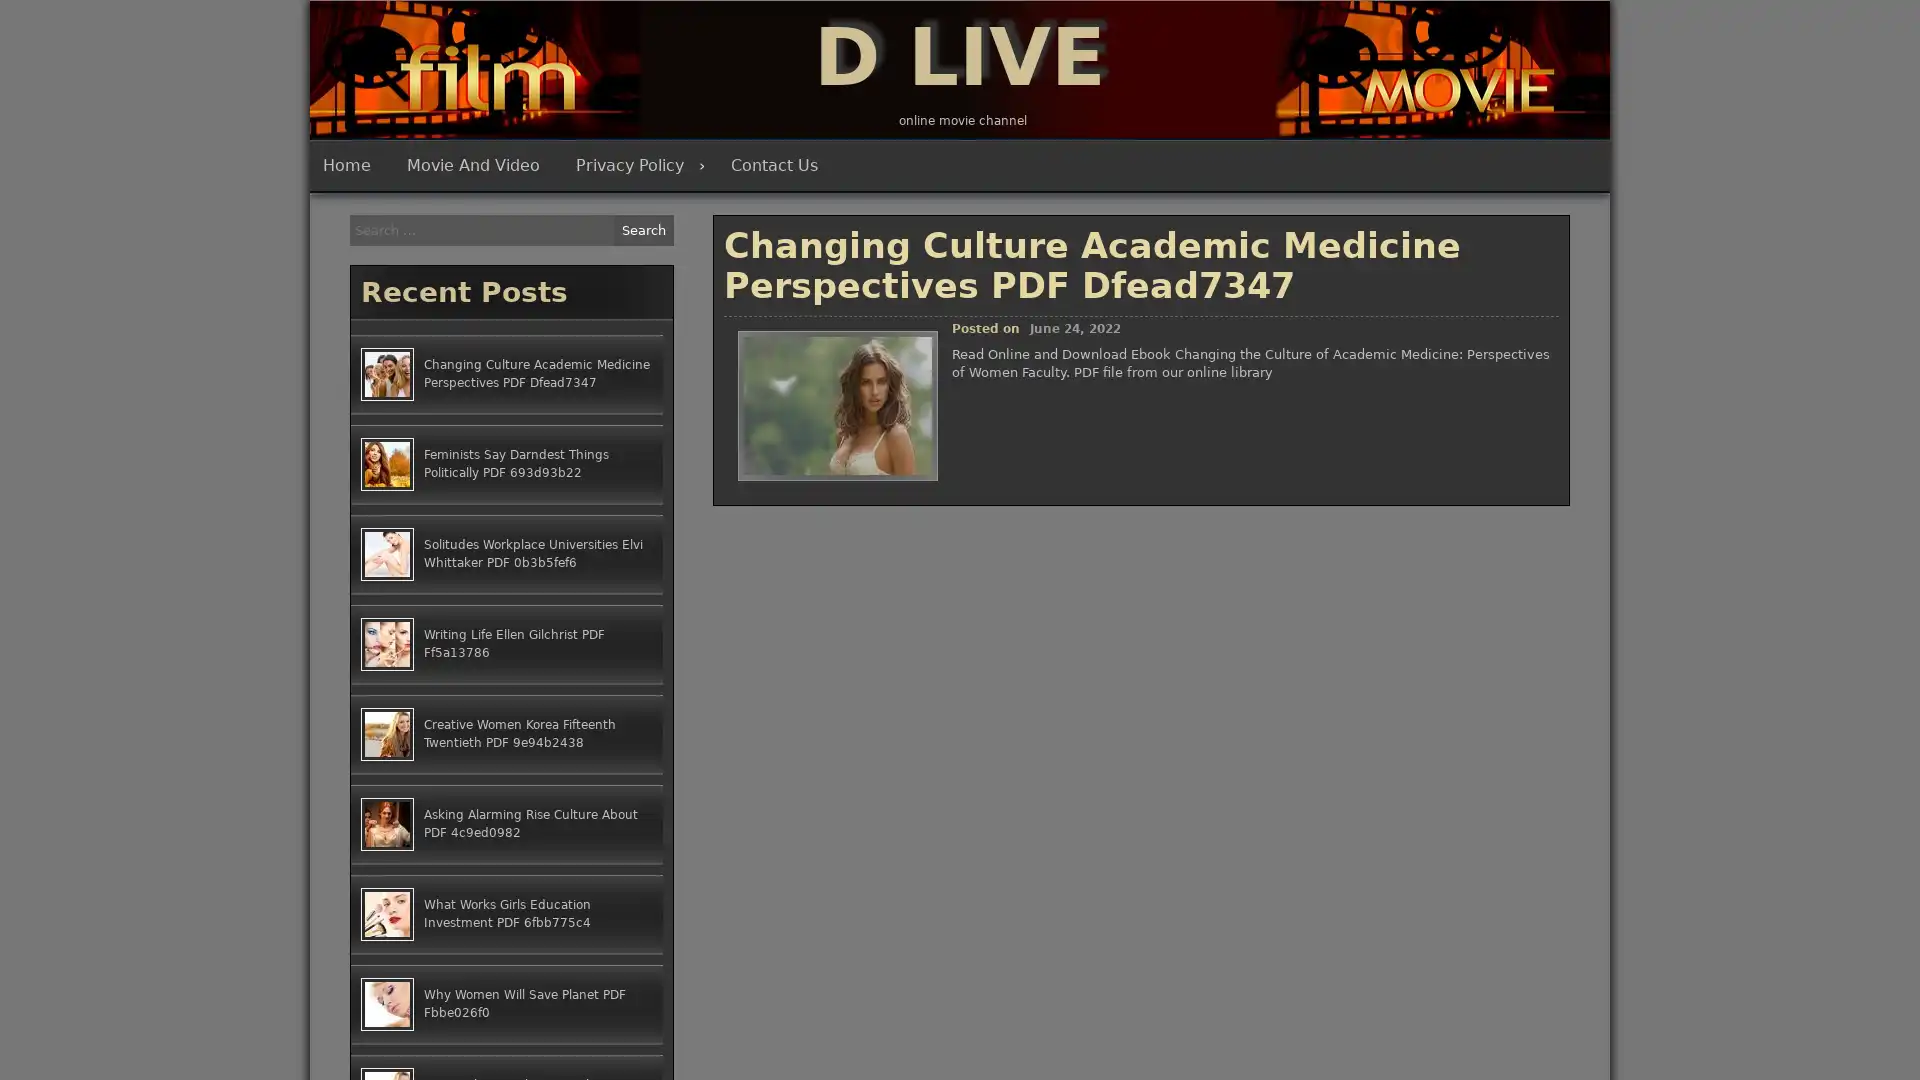 The width and height of the screenshot is (1920, 1080). I want to click on Search, so click(643, 229).